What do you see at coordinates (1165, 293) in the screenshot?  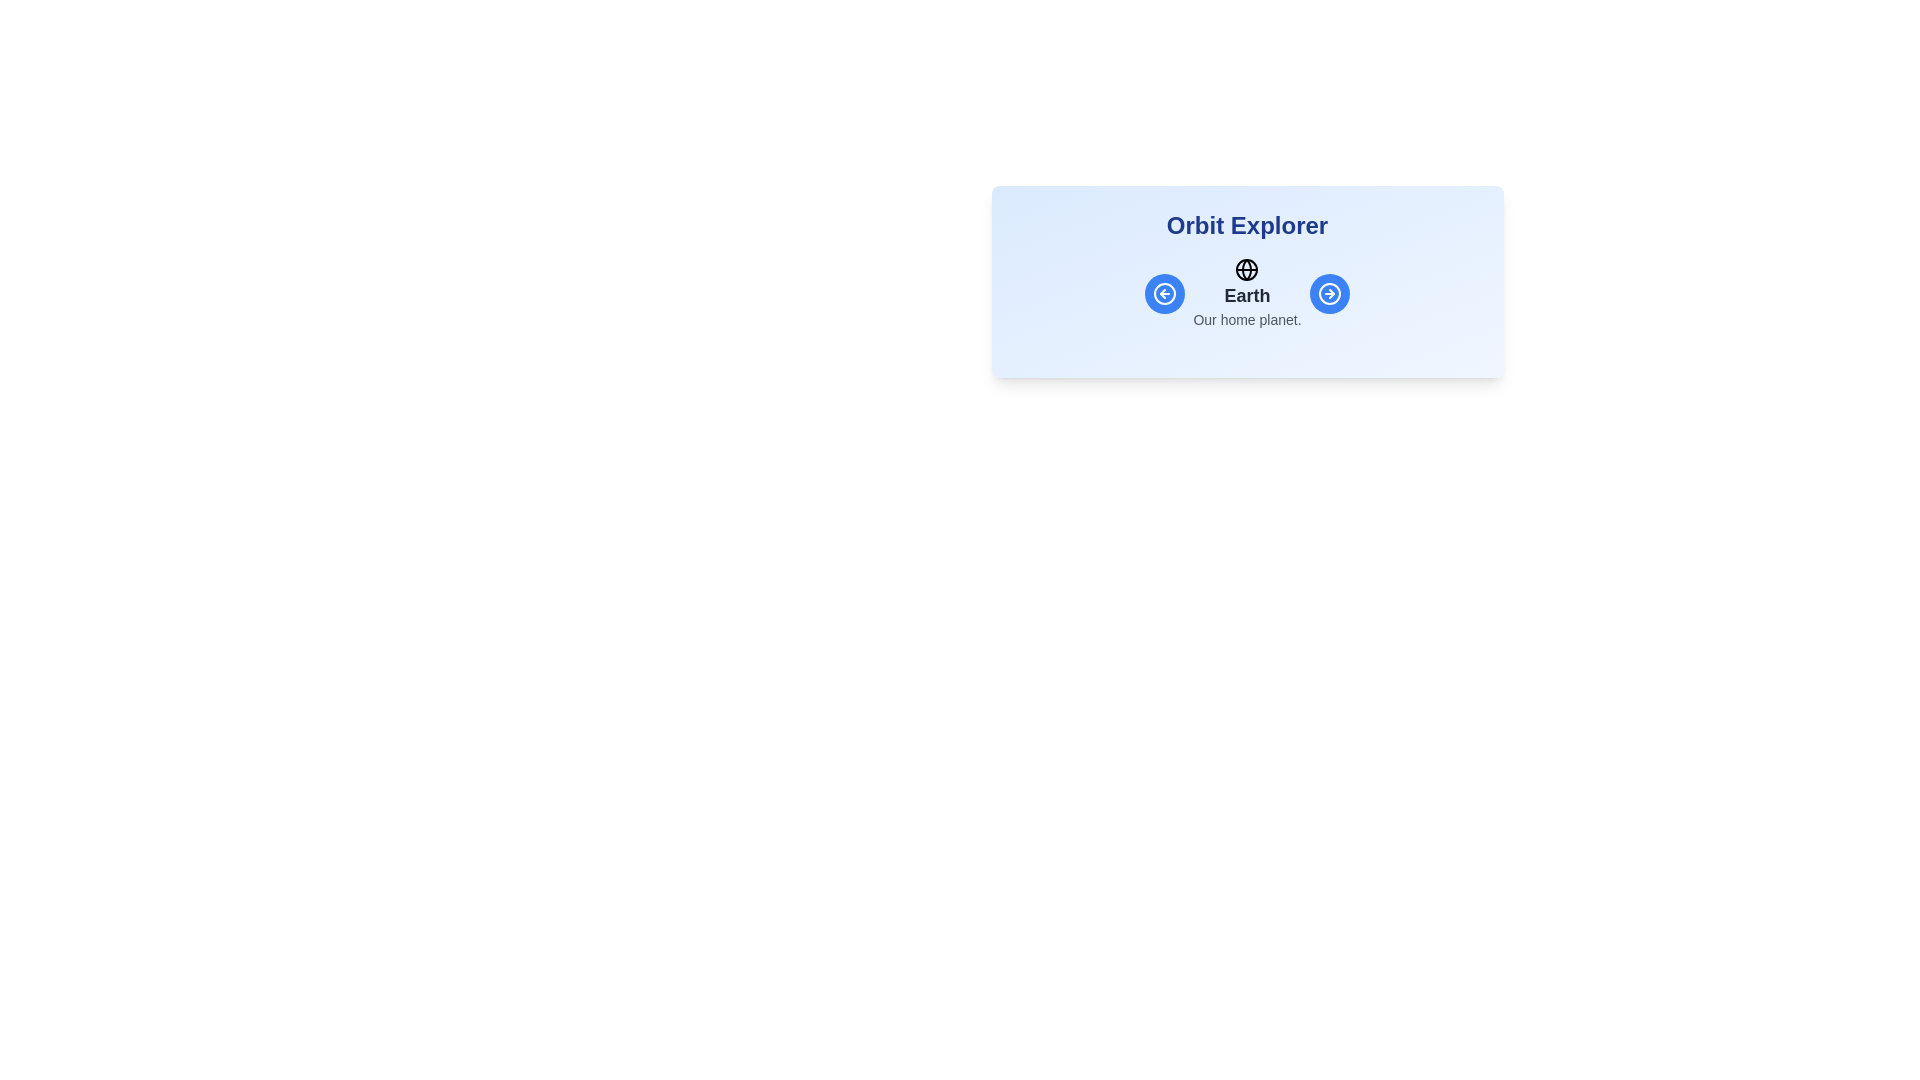 I see `the navigation button located to the left of the Earth description section` at bounding box center [1165, 293].